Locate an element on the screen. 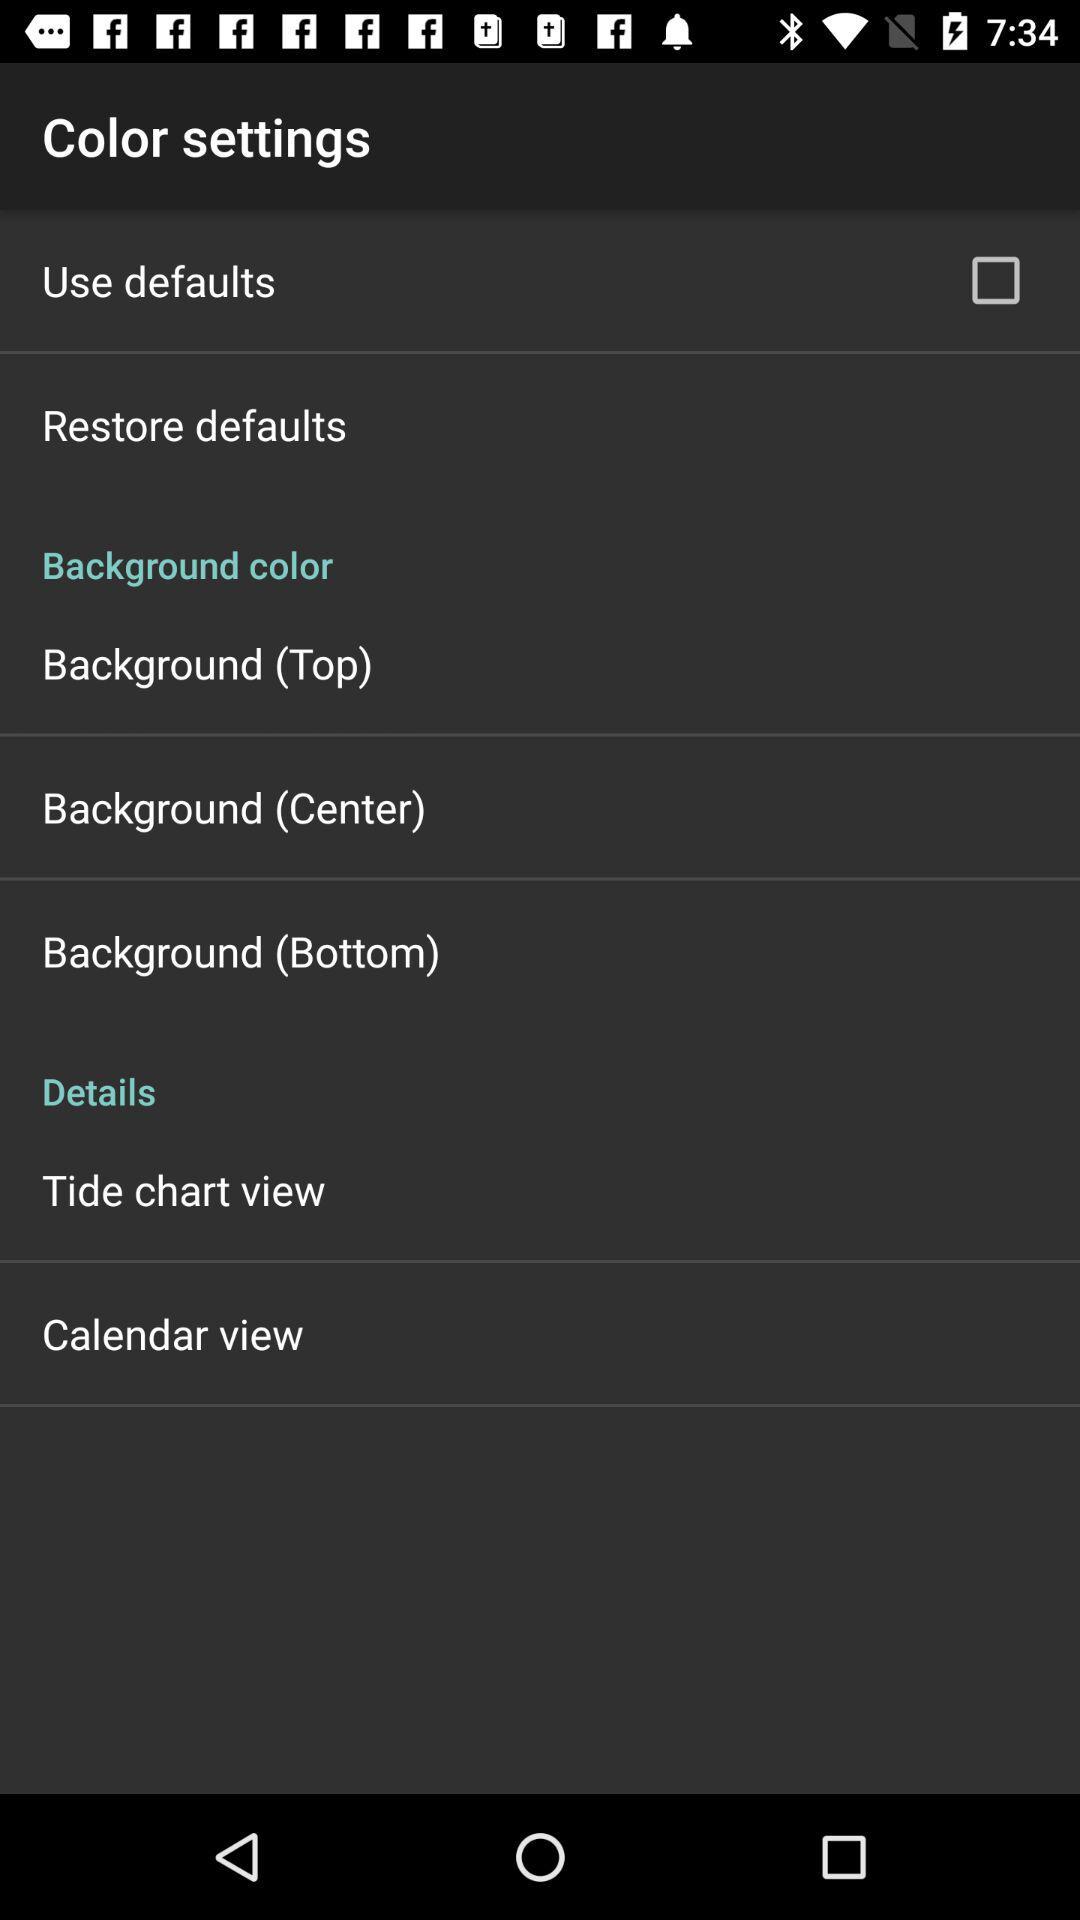 This screenshot has height=1920, width=1080. the app above the details app is located at coordinates (240, 949).